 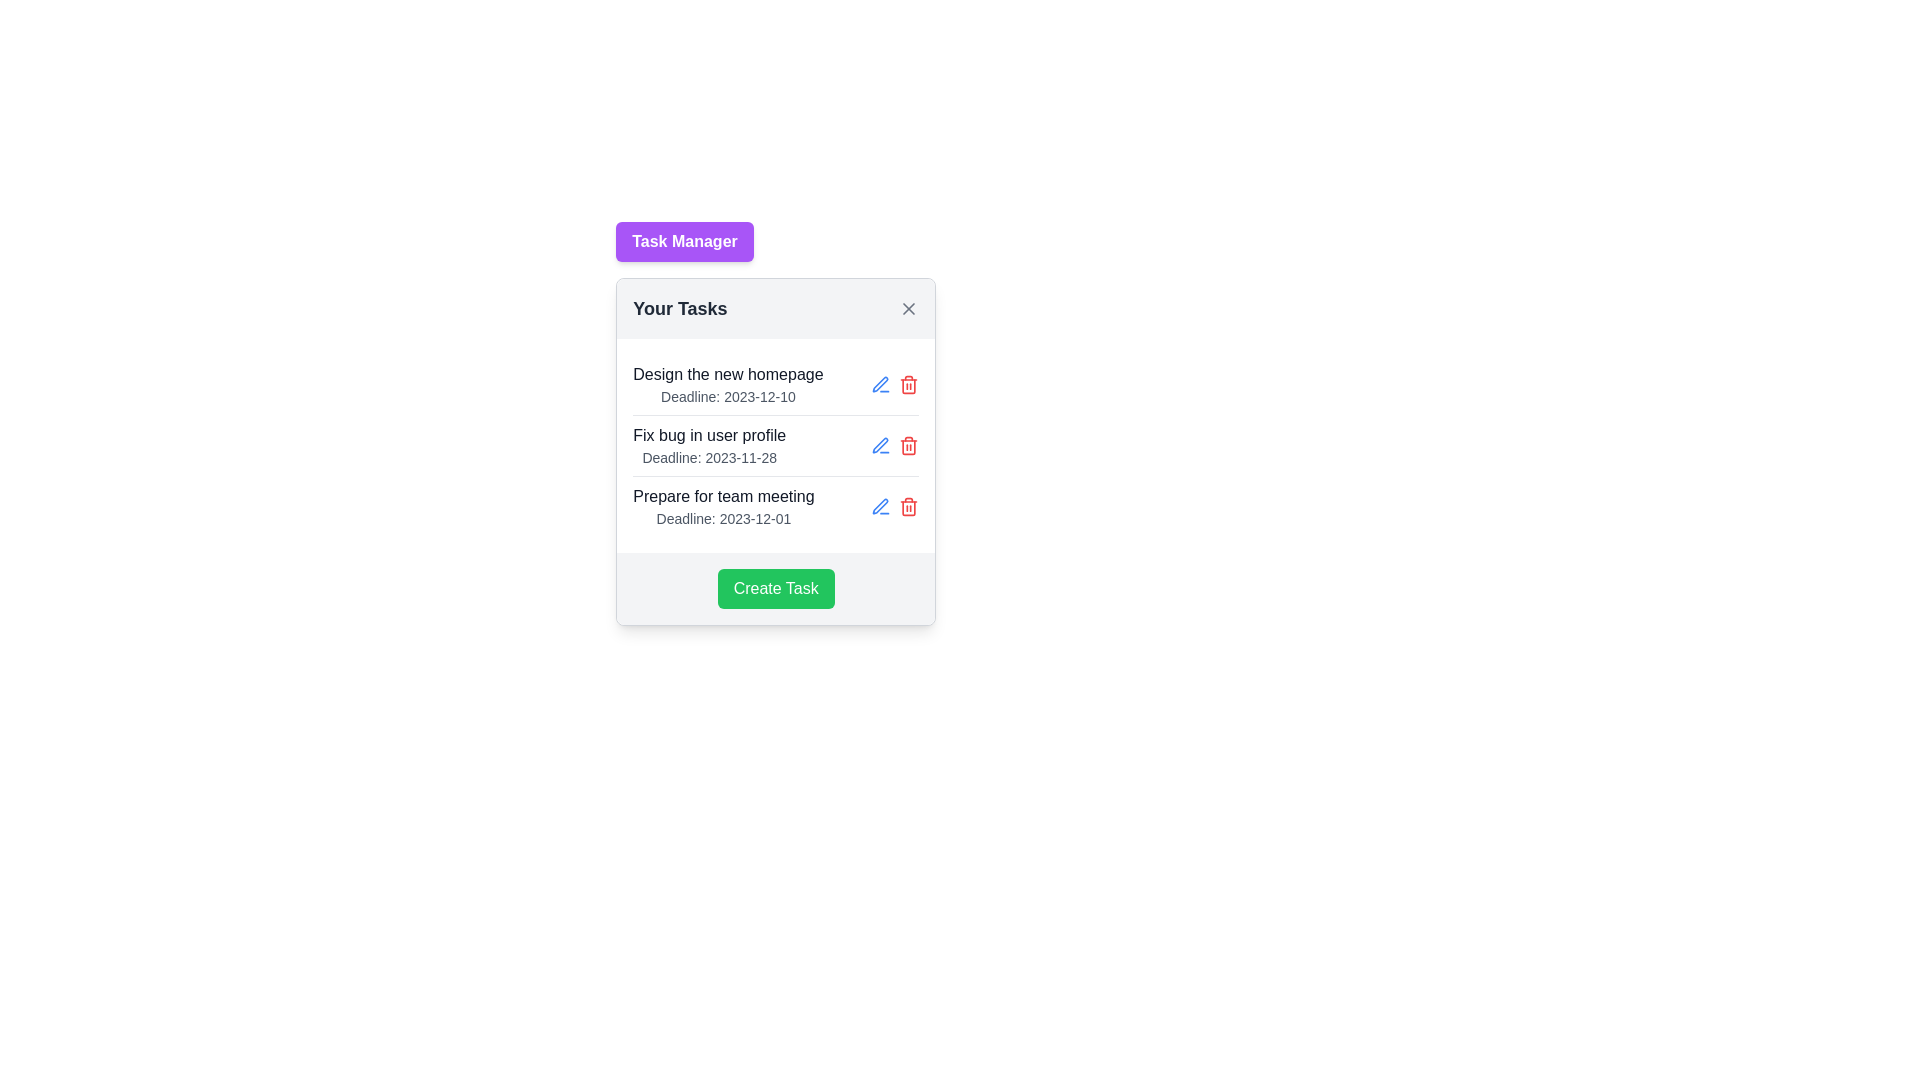 I want to click on the blue pen icon button located on the right side of the task line for 'Fix bug in user profile', so click(x=880, y=505).